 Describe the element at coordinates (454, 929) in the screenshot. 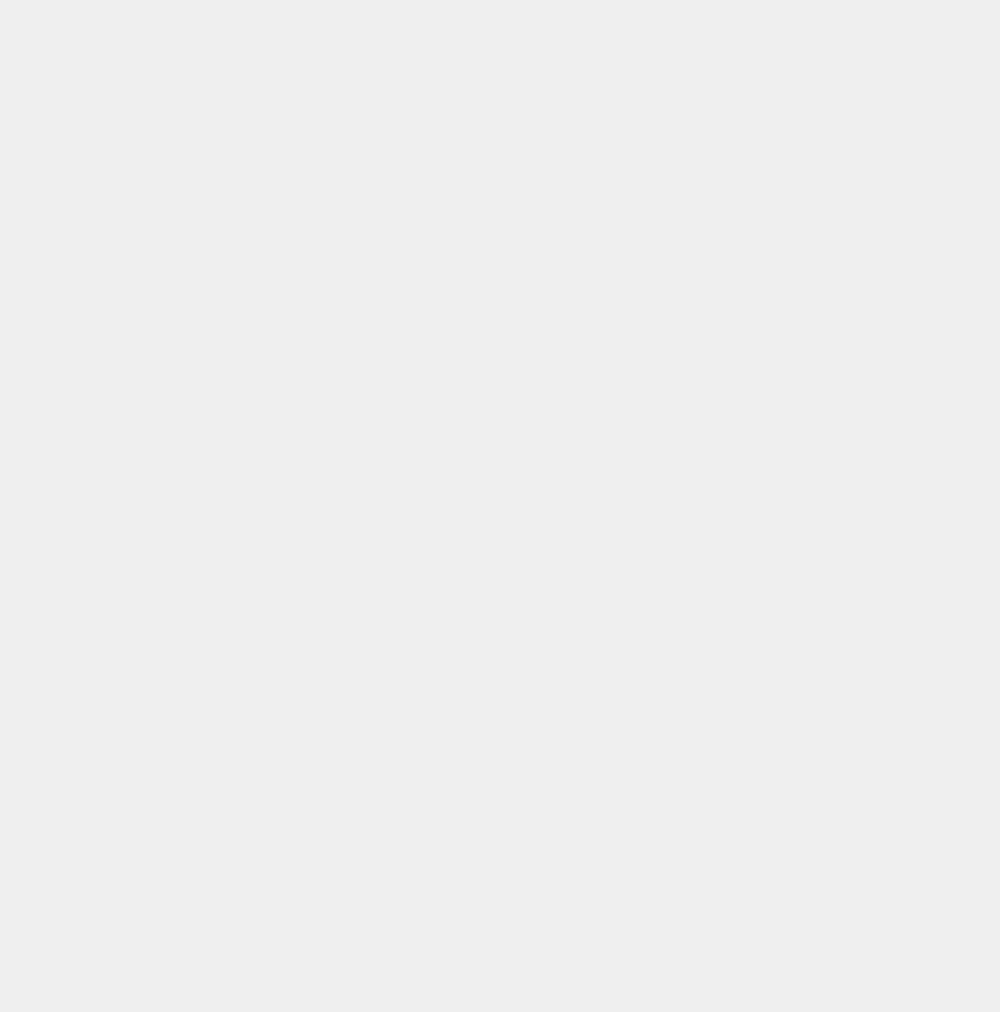

I see `'In vegetable farming, there is a thin line of demarcation between successful outcomes or otherwise of your farming business and this can ...'` at that location.